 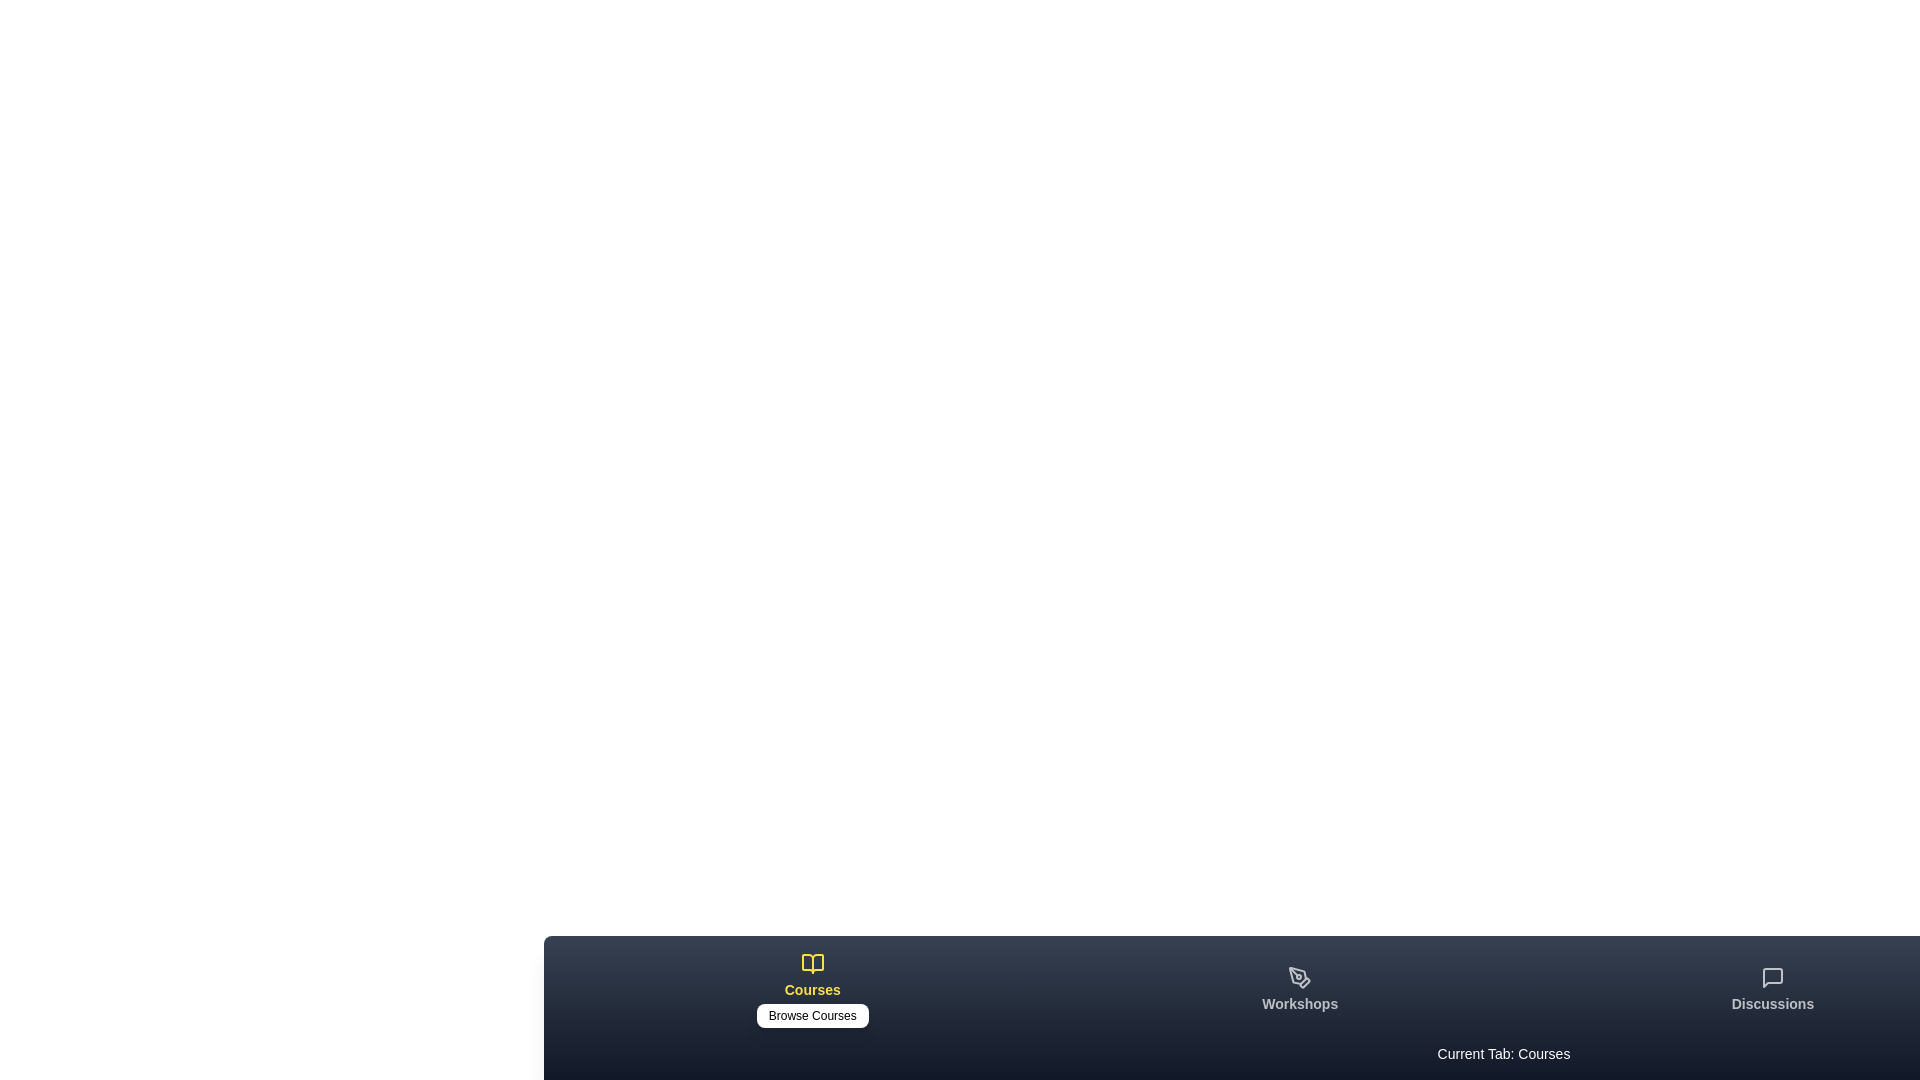 What do you see at coordinates (1772, 990) in the screenshot?
I see `the tab corresponding to Discussions to display its tooltip` at bounding box center [1772, 990].